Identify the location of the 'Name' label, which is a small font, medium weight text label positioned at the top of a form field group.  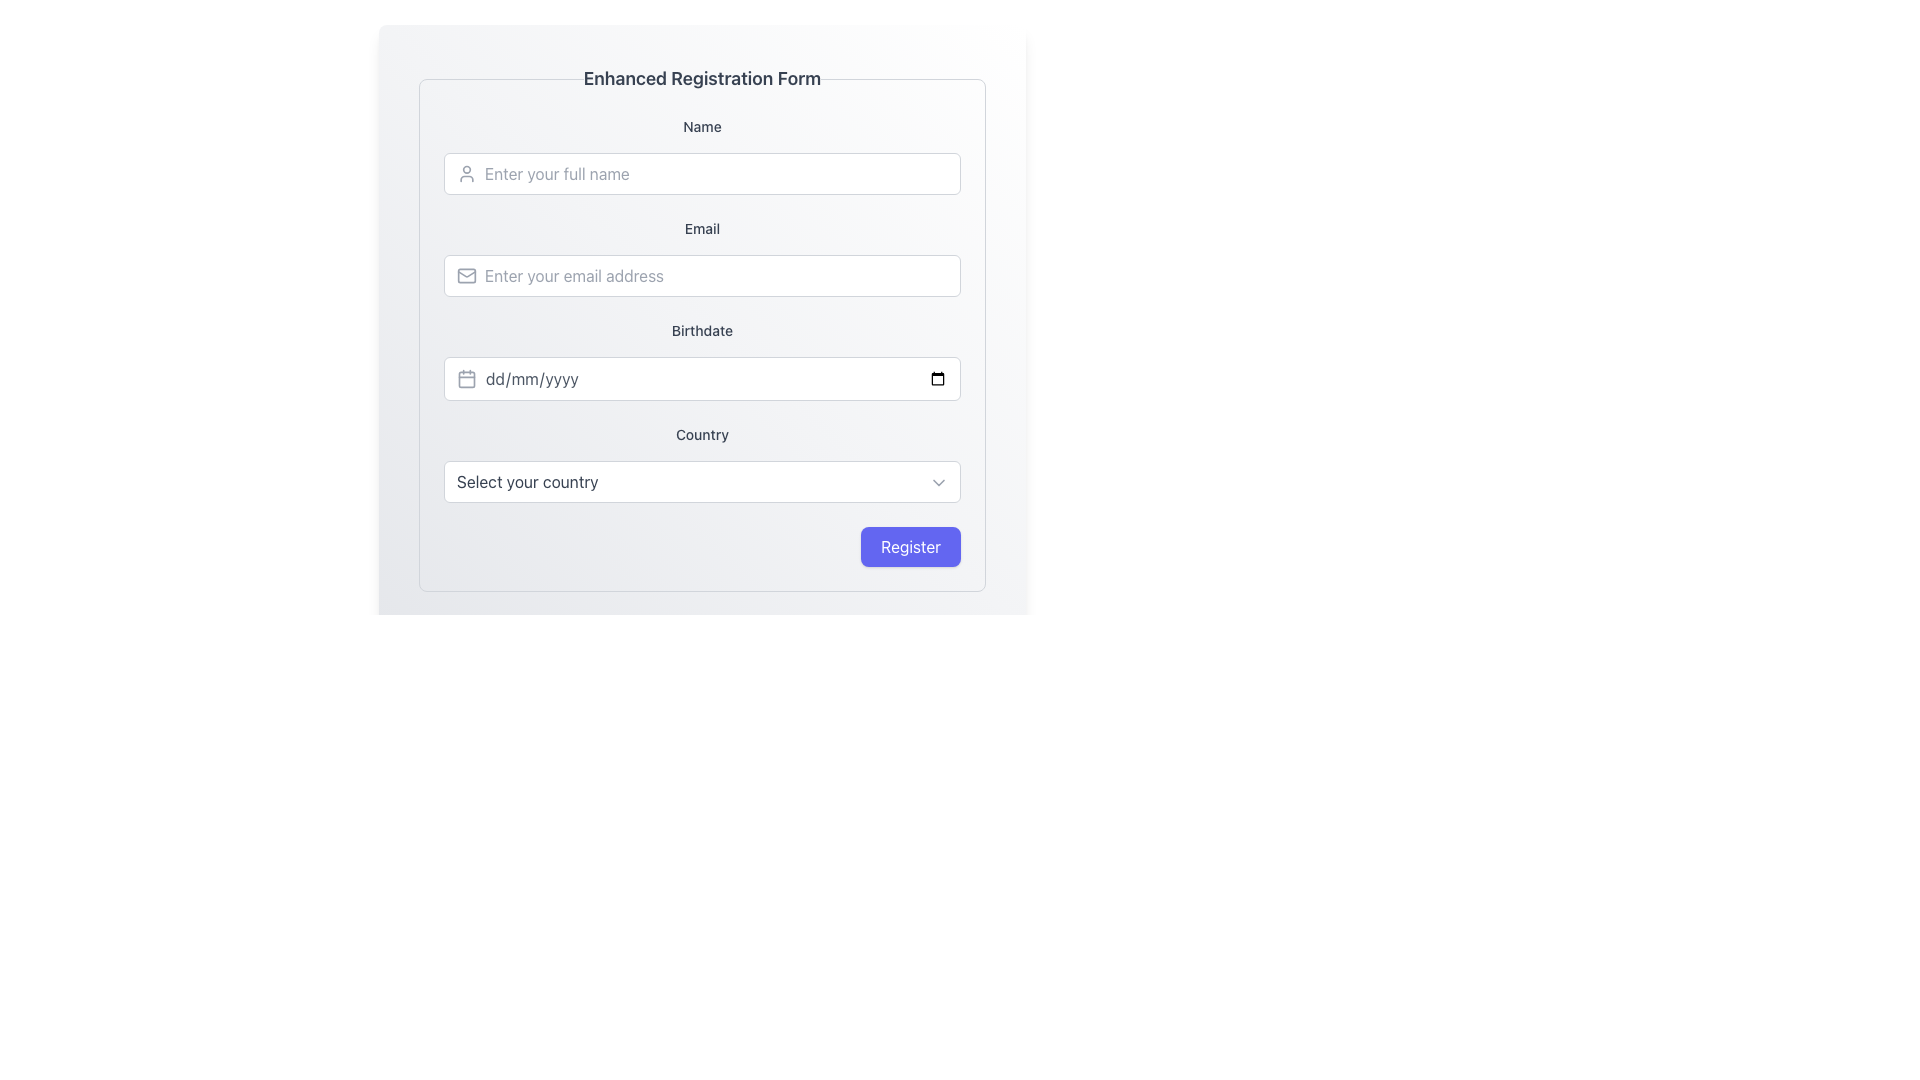
(702, 127).